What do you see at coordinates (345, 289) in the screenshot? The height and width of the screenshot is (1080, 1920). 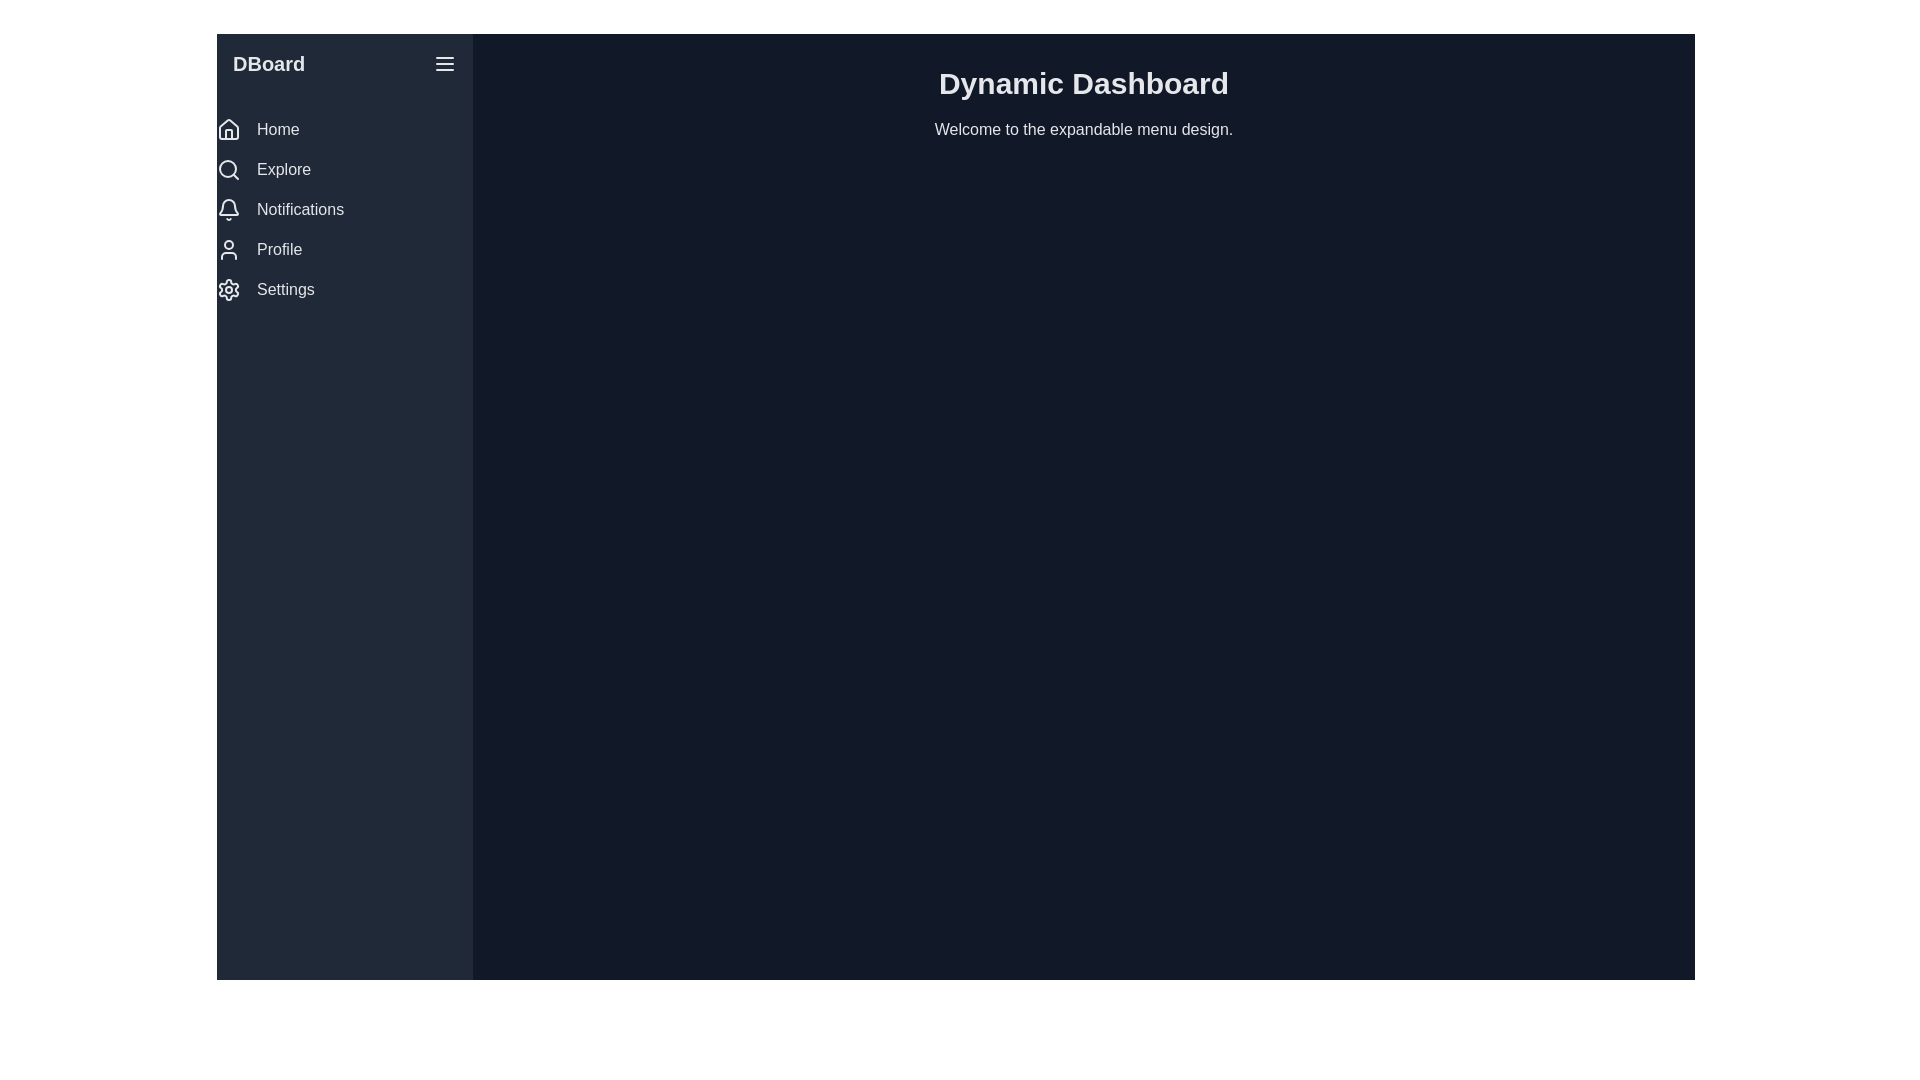 I see `the 'Settings' button in the vertical navigation menu` at bounding box center [345, 289].